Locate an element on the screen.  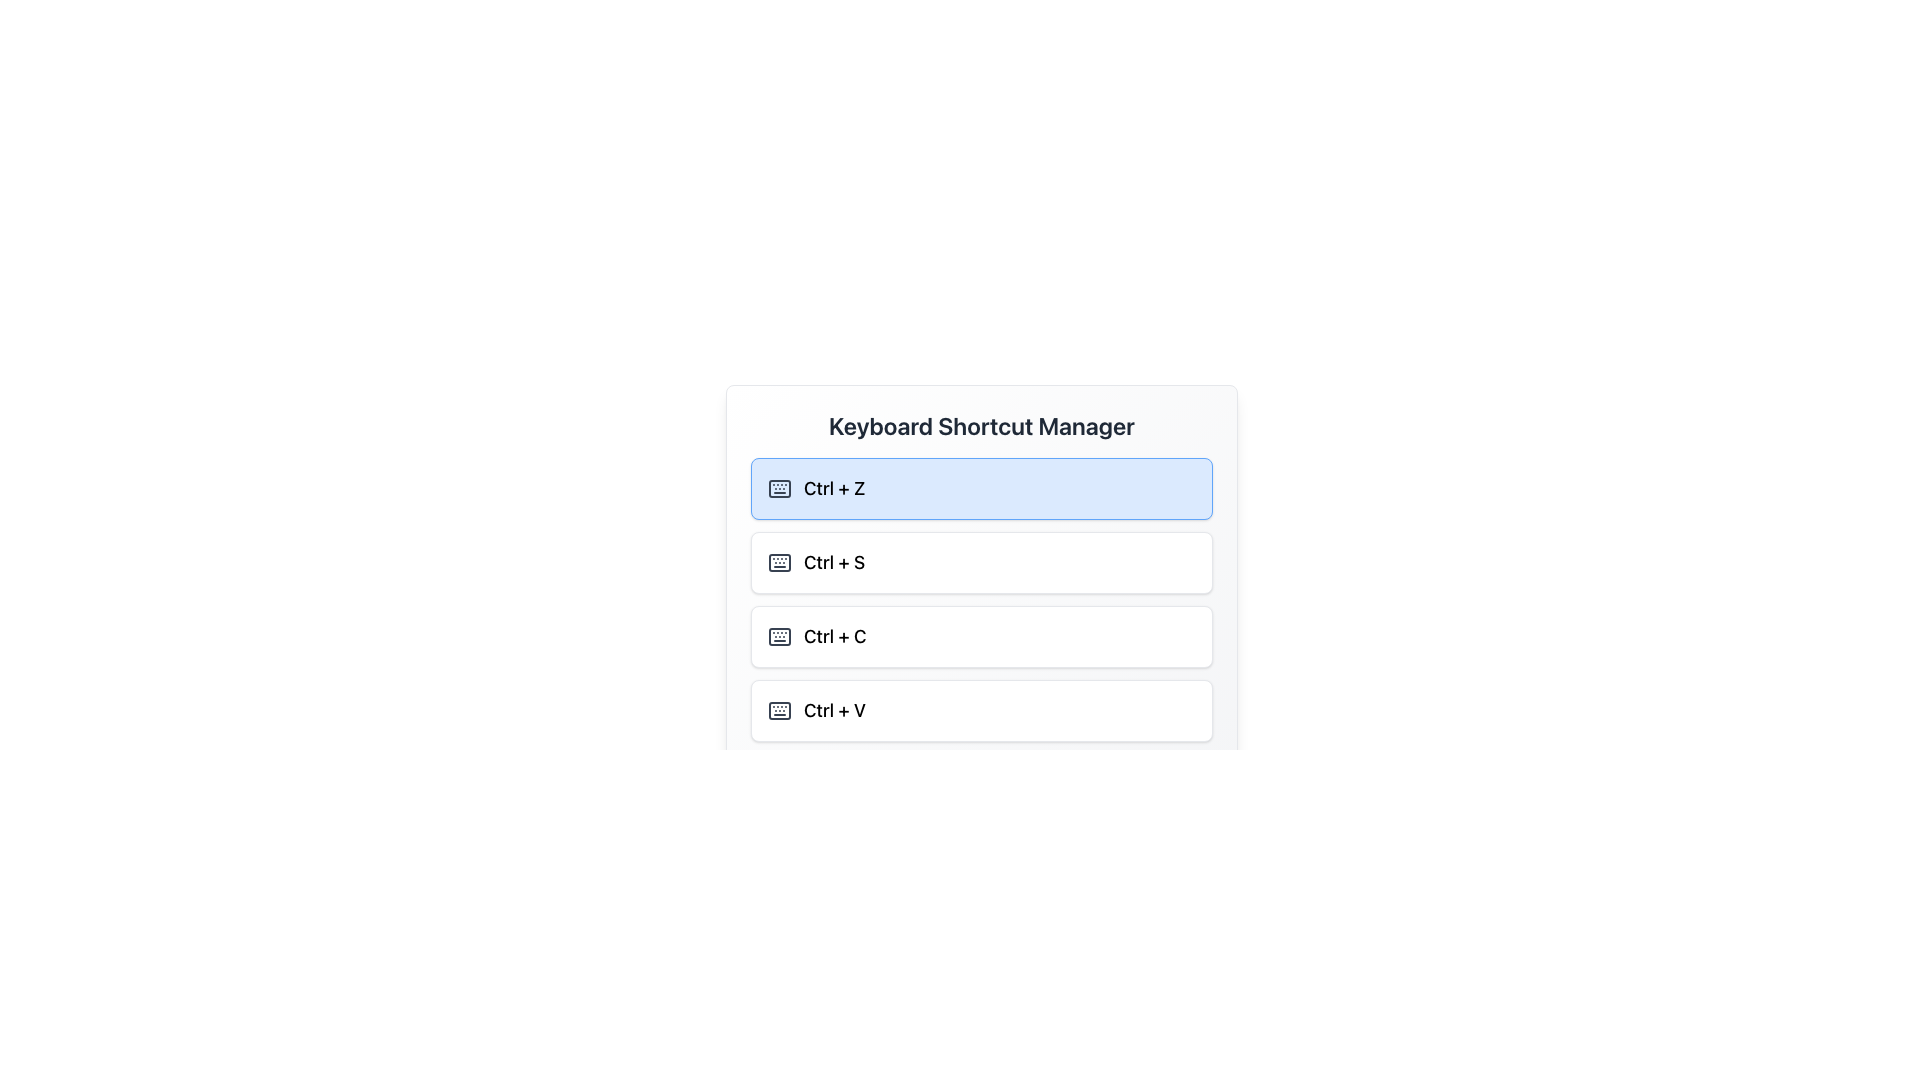
the 'Ctrl + S' button, which is the second item in a vertical list of keyboard shortcuts is located at coordinates (982, 563).